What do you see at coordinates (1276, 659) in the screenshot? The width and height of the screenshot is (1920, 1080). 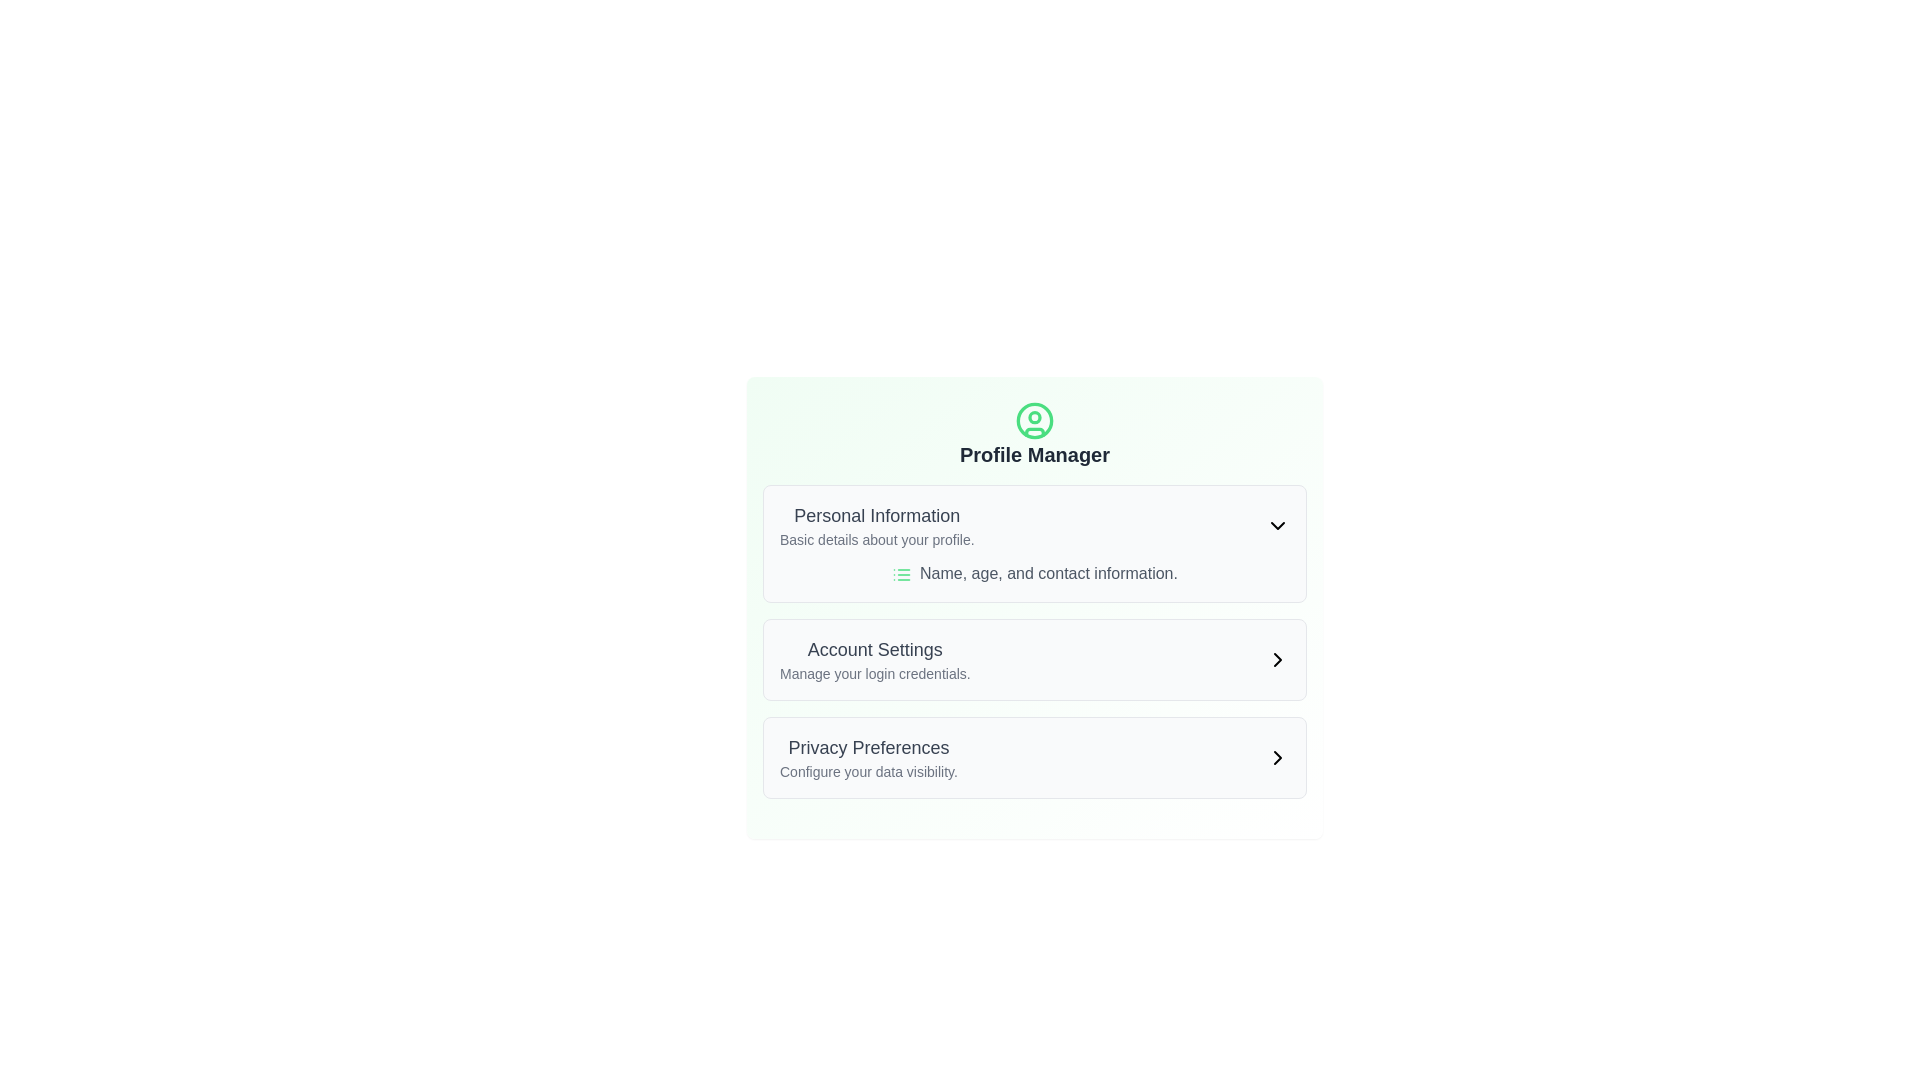 I see `the chevron icon indicating navigability for the 'Account Settings' section to trigger any tooltips` at bounding box center [1276, 659].